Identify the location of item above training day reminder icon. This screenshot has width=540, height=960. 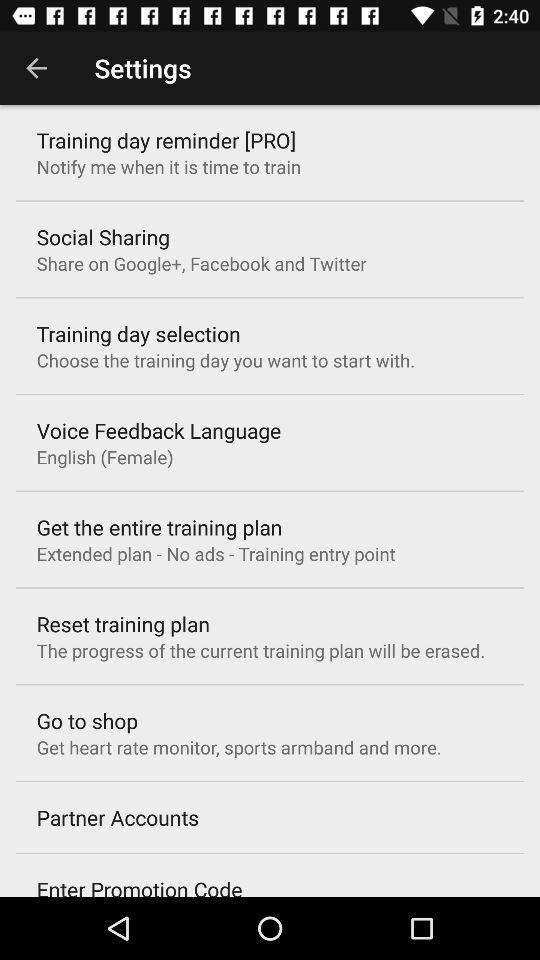
(36, 68).